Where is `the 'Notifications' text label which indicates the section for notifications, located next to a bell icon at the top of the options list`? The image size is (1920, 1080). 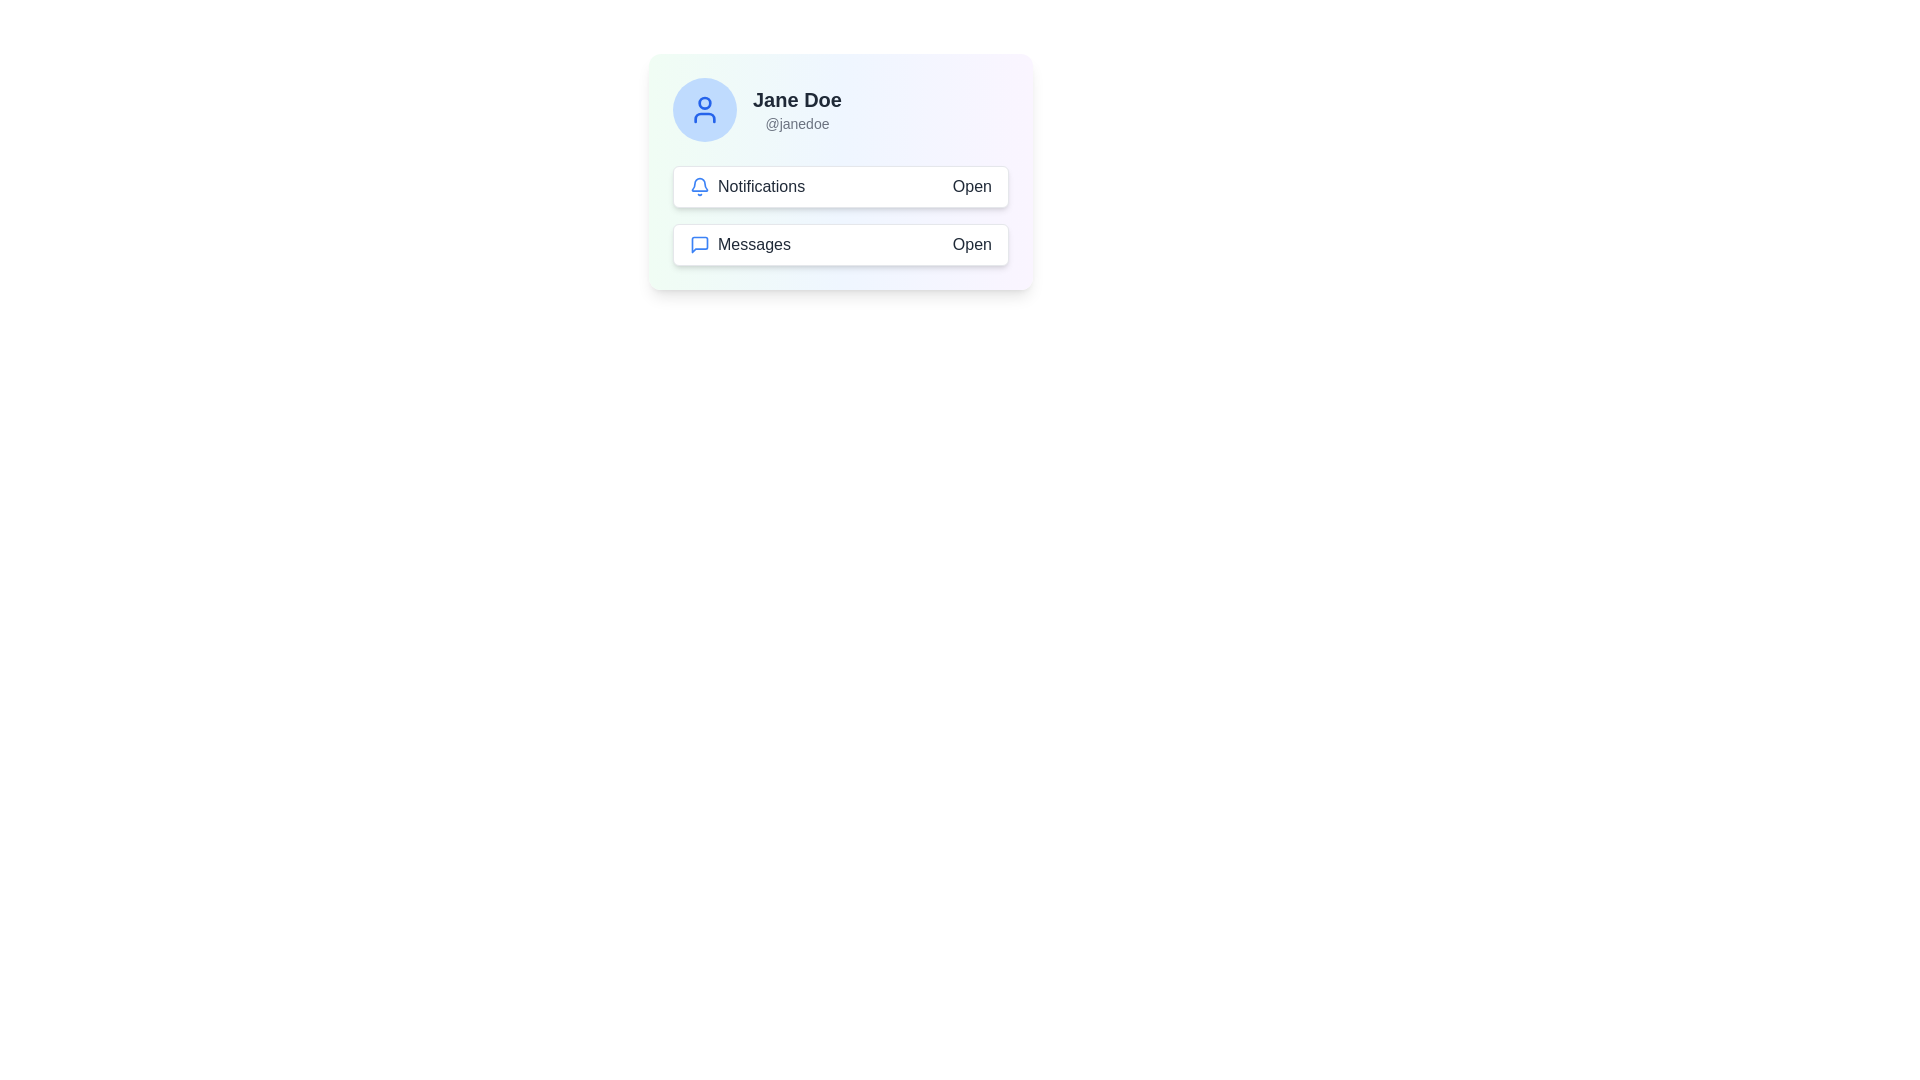 the 'Notifications' text label which indicates the section for notifications, located next to a bell icon at the top of the options list is located at coordinates (760, 186).